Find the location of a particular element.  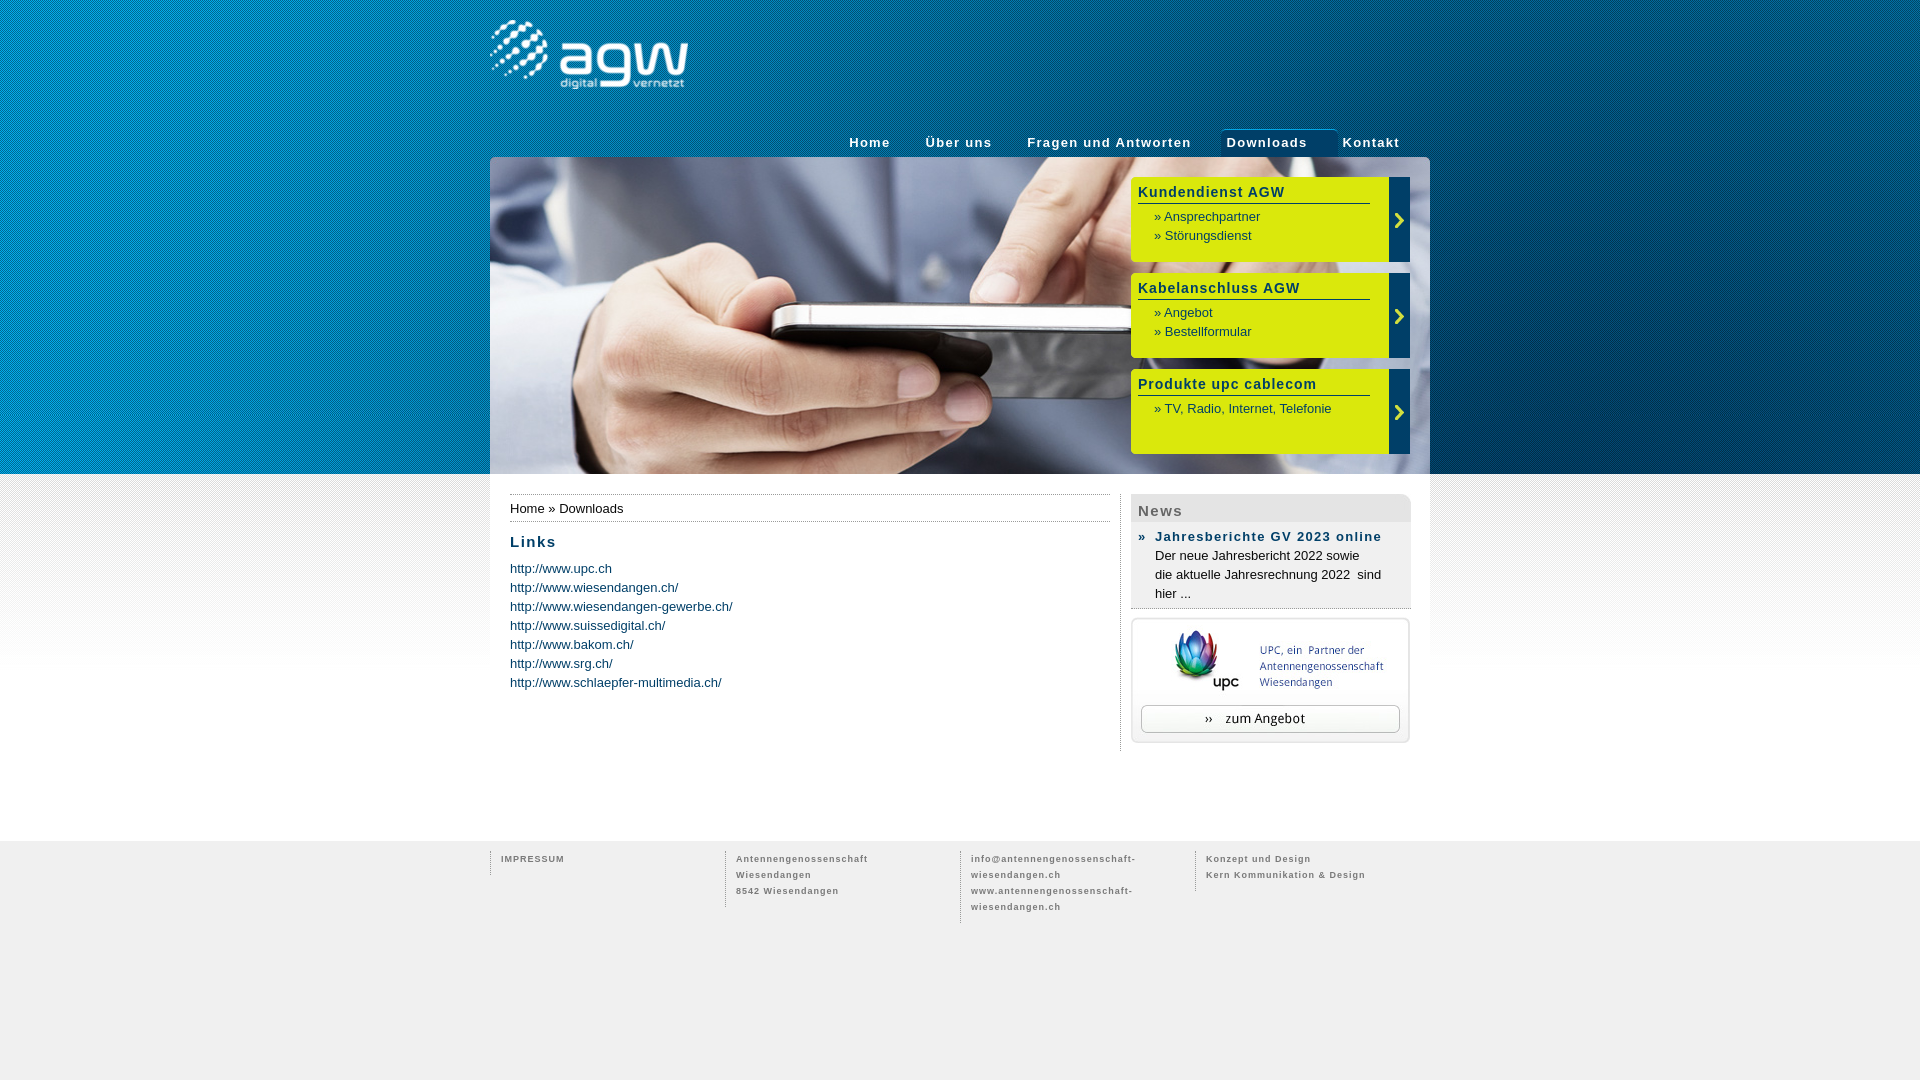

'Jahresberichte GV 2023 online' is located at coordinates (1267, 535).